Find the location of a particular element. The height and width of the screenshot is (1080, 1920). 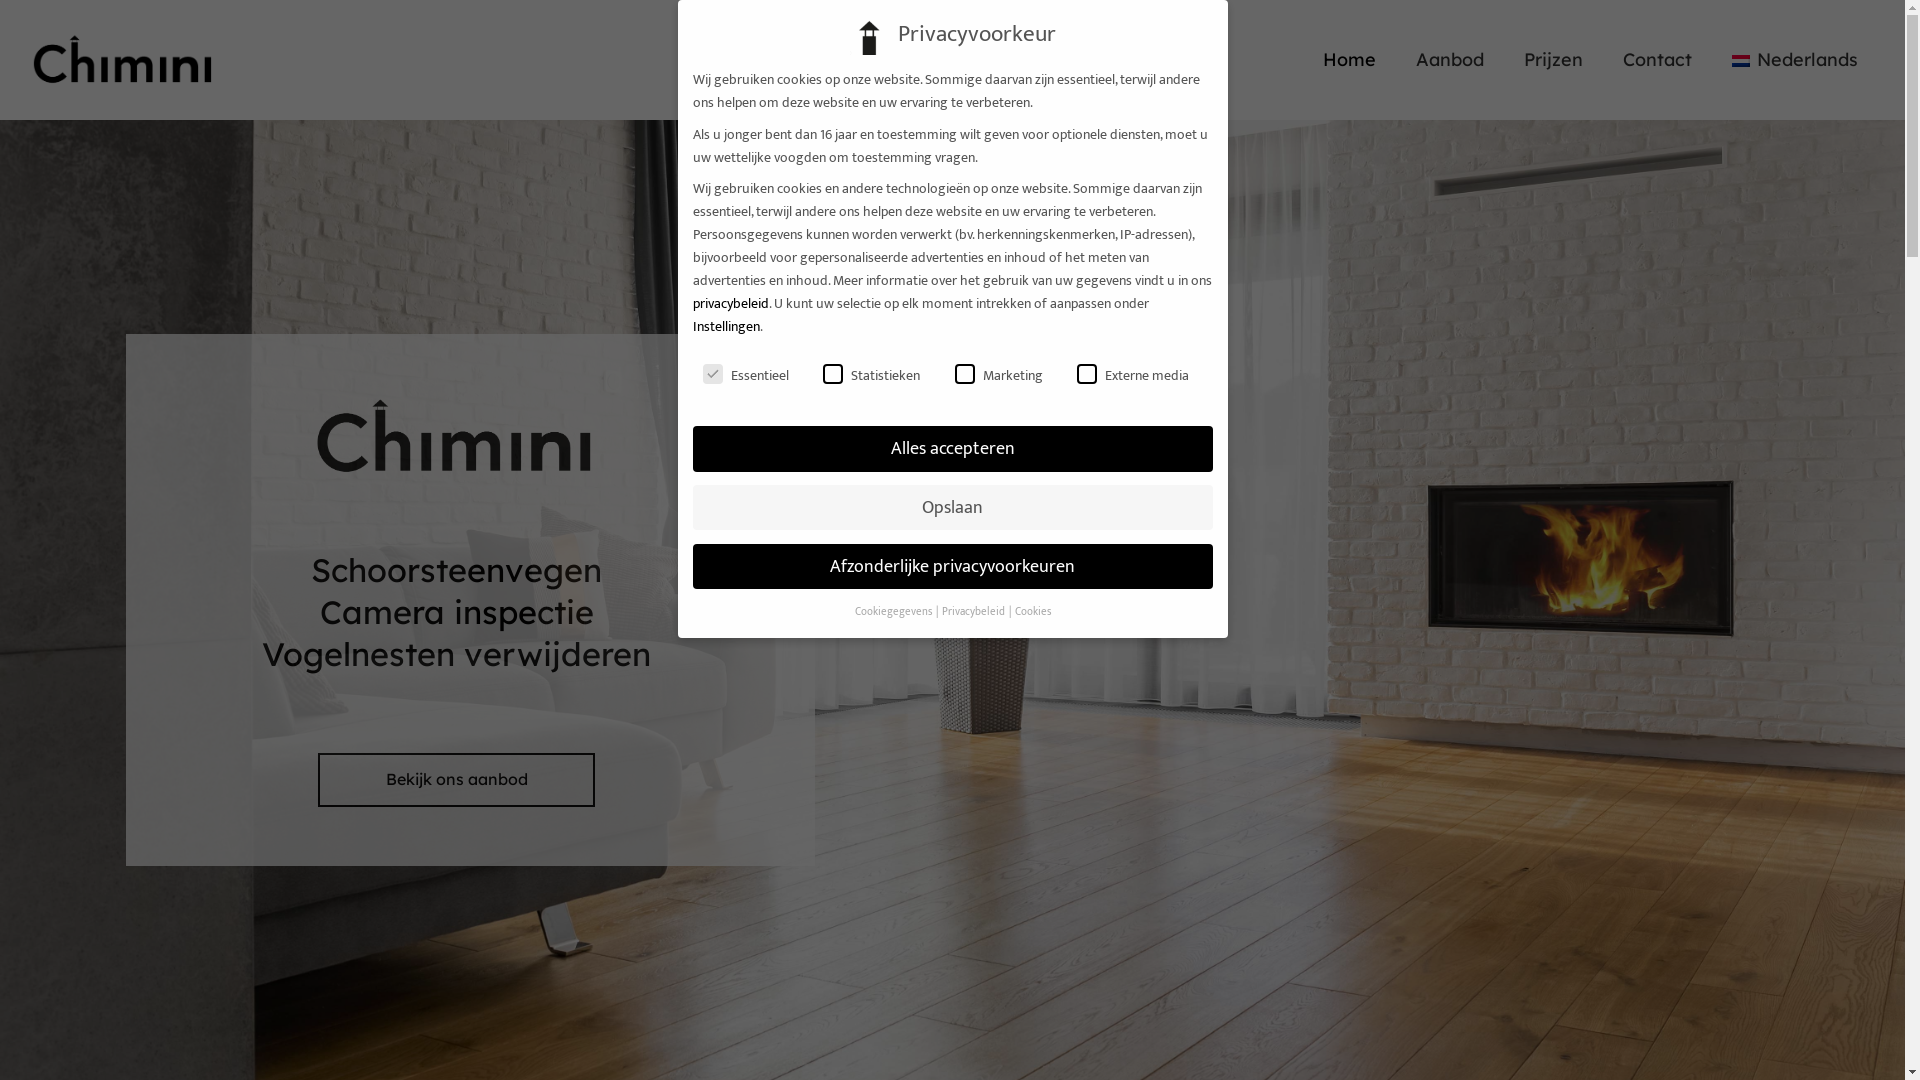

'privacybeleid' is located at coordinates (728, 303).